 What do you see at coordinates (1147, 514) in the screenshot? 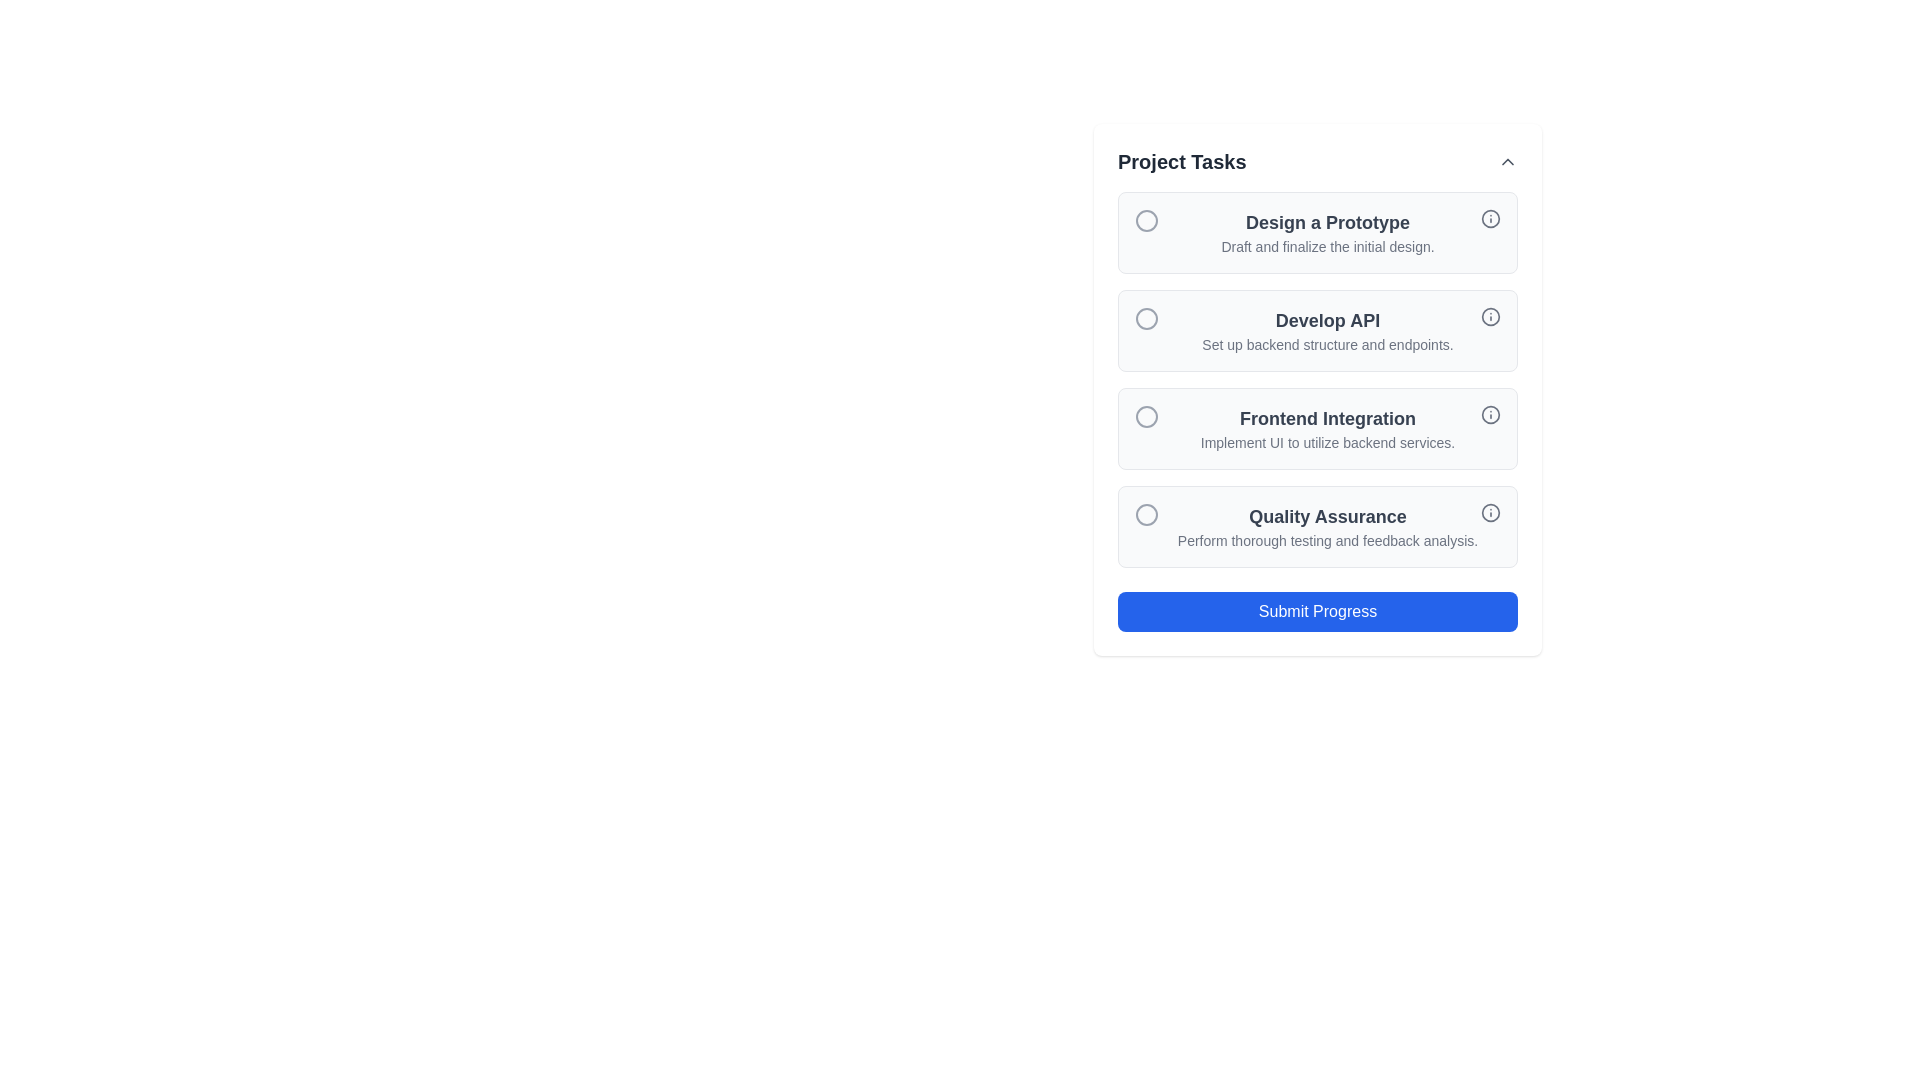
I see `the Circle indicator associated with the 'Quality Assurance' task in the 'Project Tasks' list to trigger the tooltip or hover effect` at bounding box center [1147, 514].